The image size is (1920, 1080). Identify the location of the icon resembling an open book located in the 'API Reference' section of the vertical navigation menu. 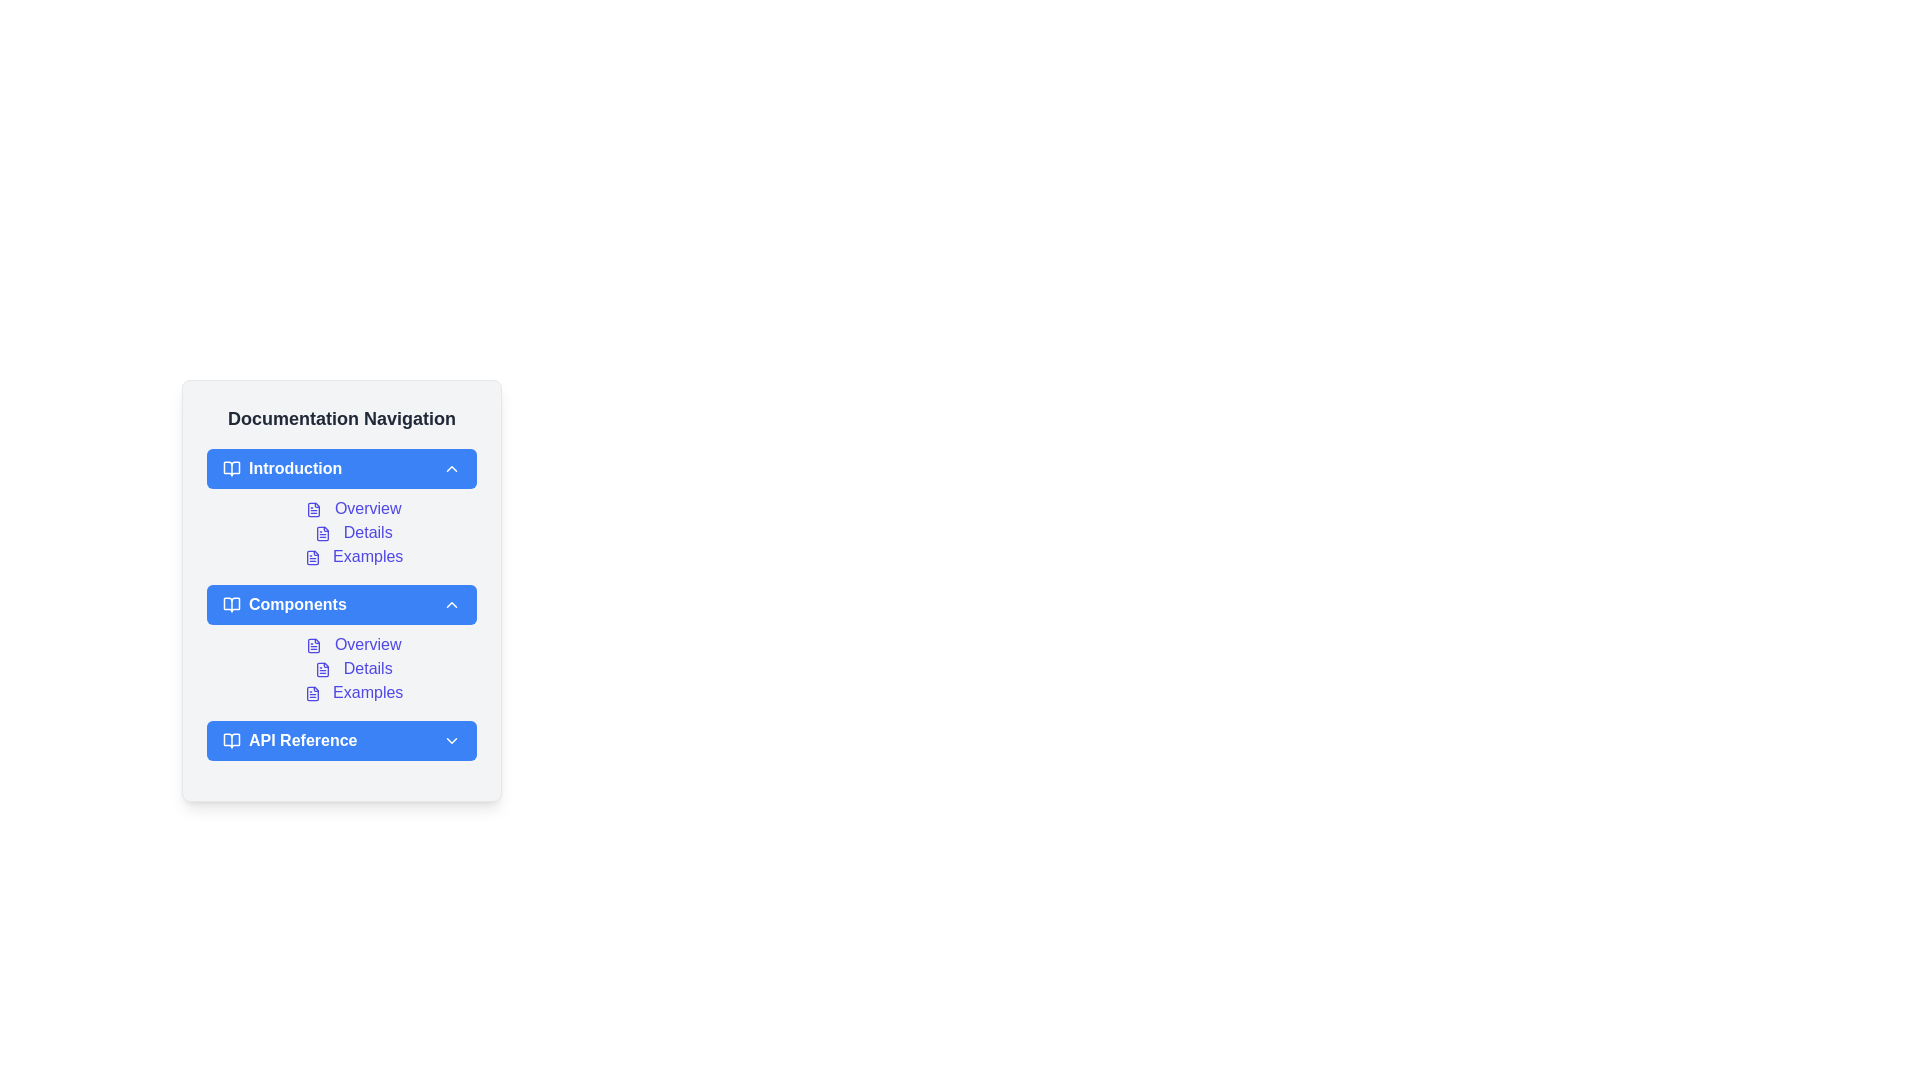
(231, 740).